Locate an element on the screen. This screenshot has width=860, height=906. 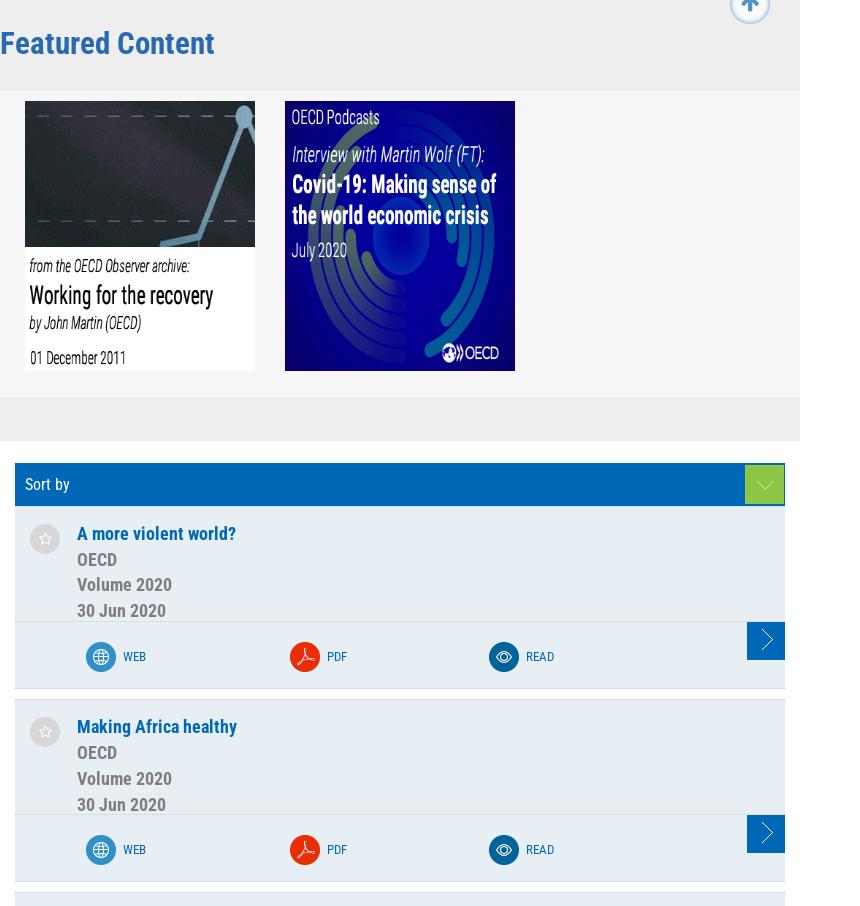
'Volume 1997' is located at coordinates (219, 596).